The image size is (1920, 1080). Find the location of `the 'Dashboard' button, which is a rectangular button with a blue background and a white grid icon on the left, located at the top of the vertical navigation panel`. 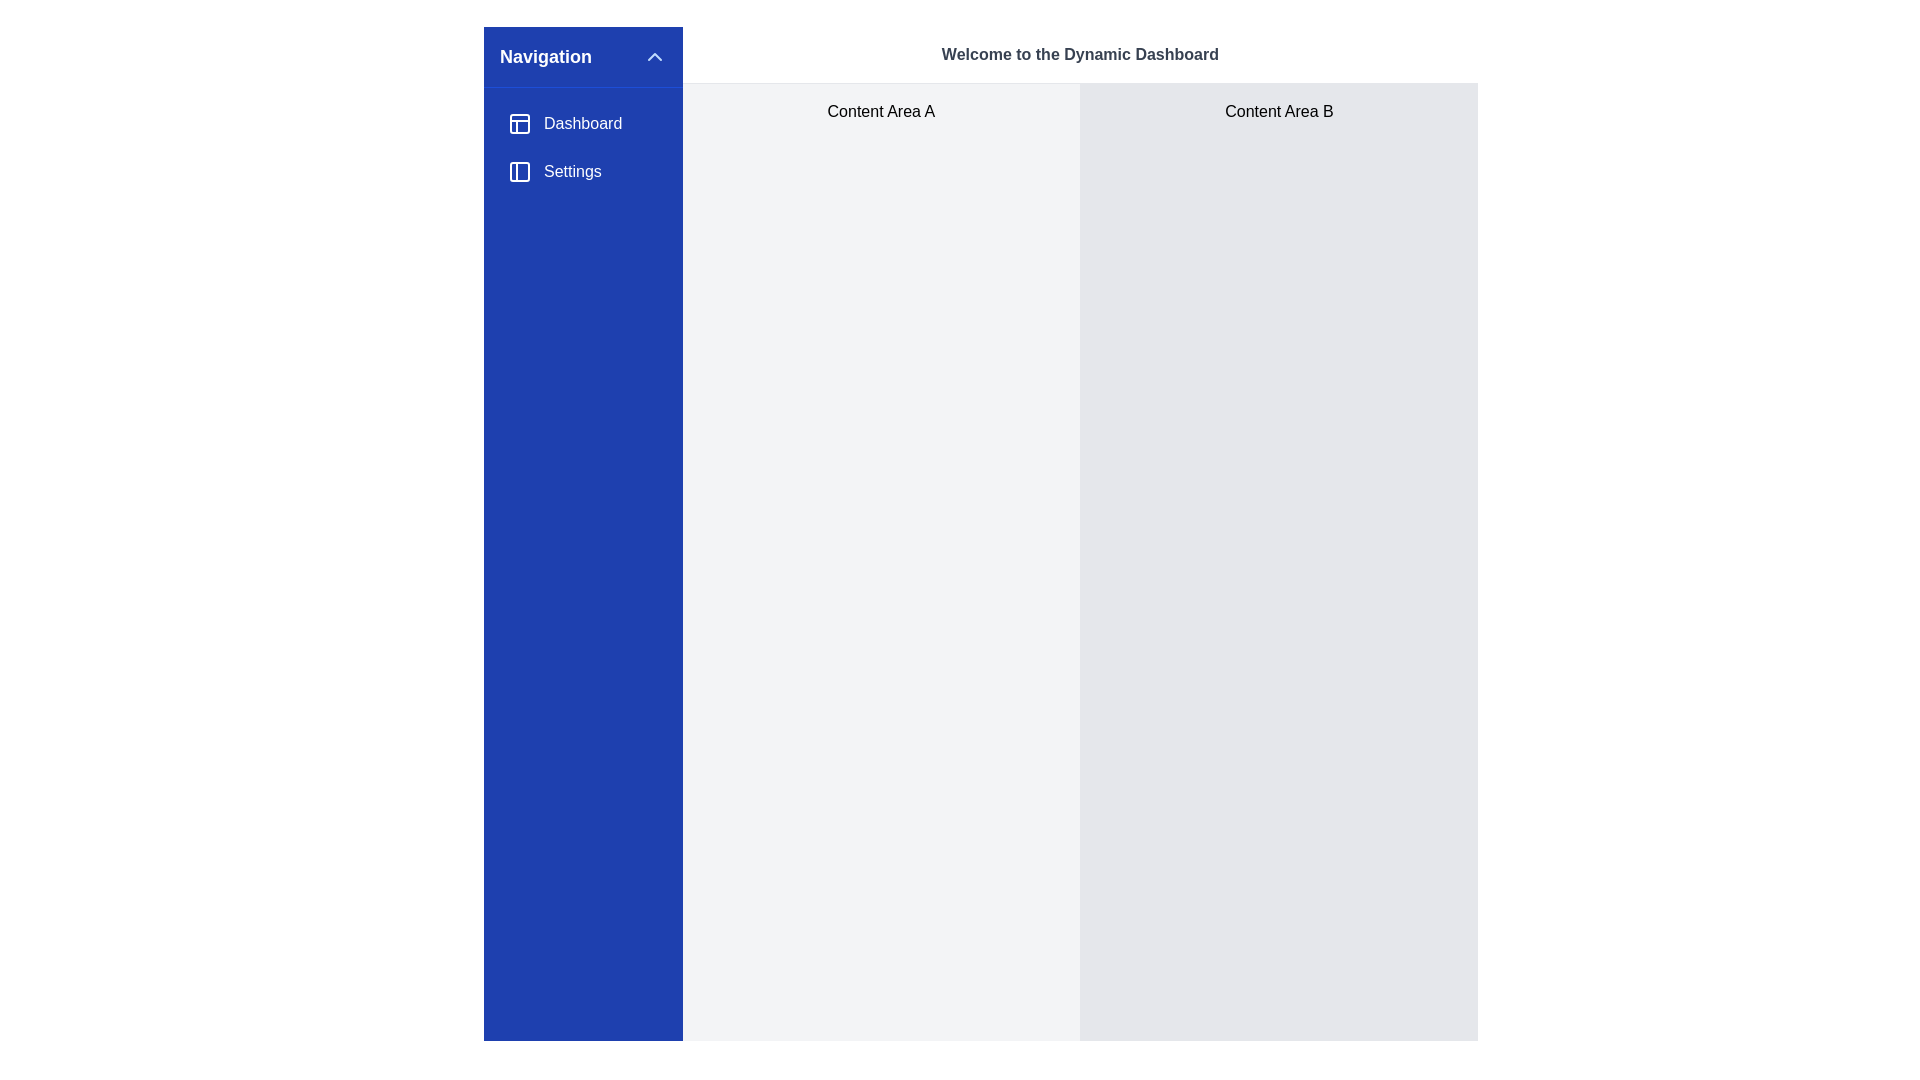

the 'Dashboard' button, which is a rectangular button with a blue background and a white grid icon on the left, located at the top of the vertical navigation panel is located at coordinates (582, 123).